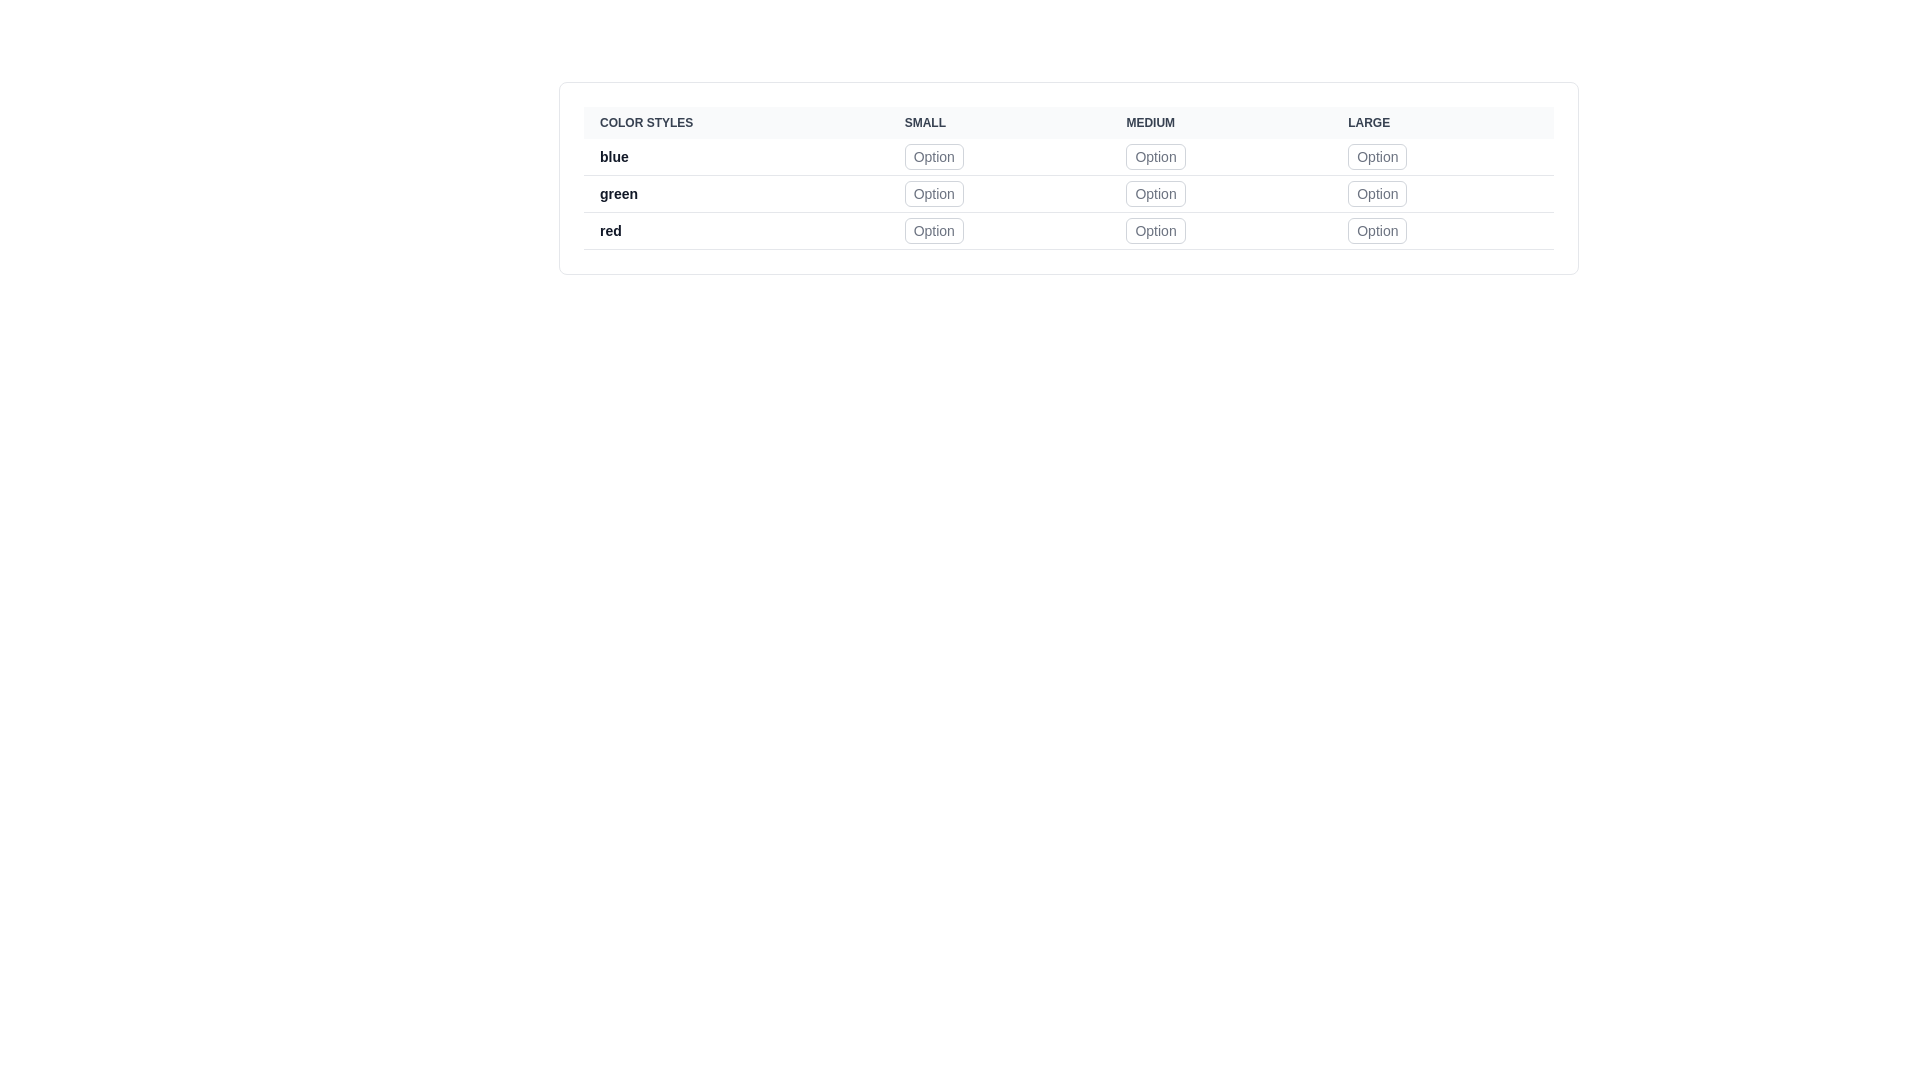 The width and height of the screenshot is (1920, 1080). What do you see at coordinates (933, 230) in the screenshot?
I see `the button representing the 'red' style under the 'SMALL' category` at bounding box center [933, 230].